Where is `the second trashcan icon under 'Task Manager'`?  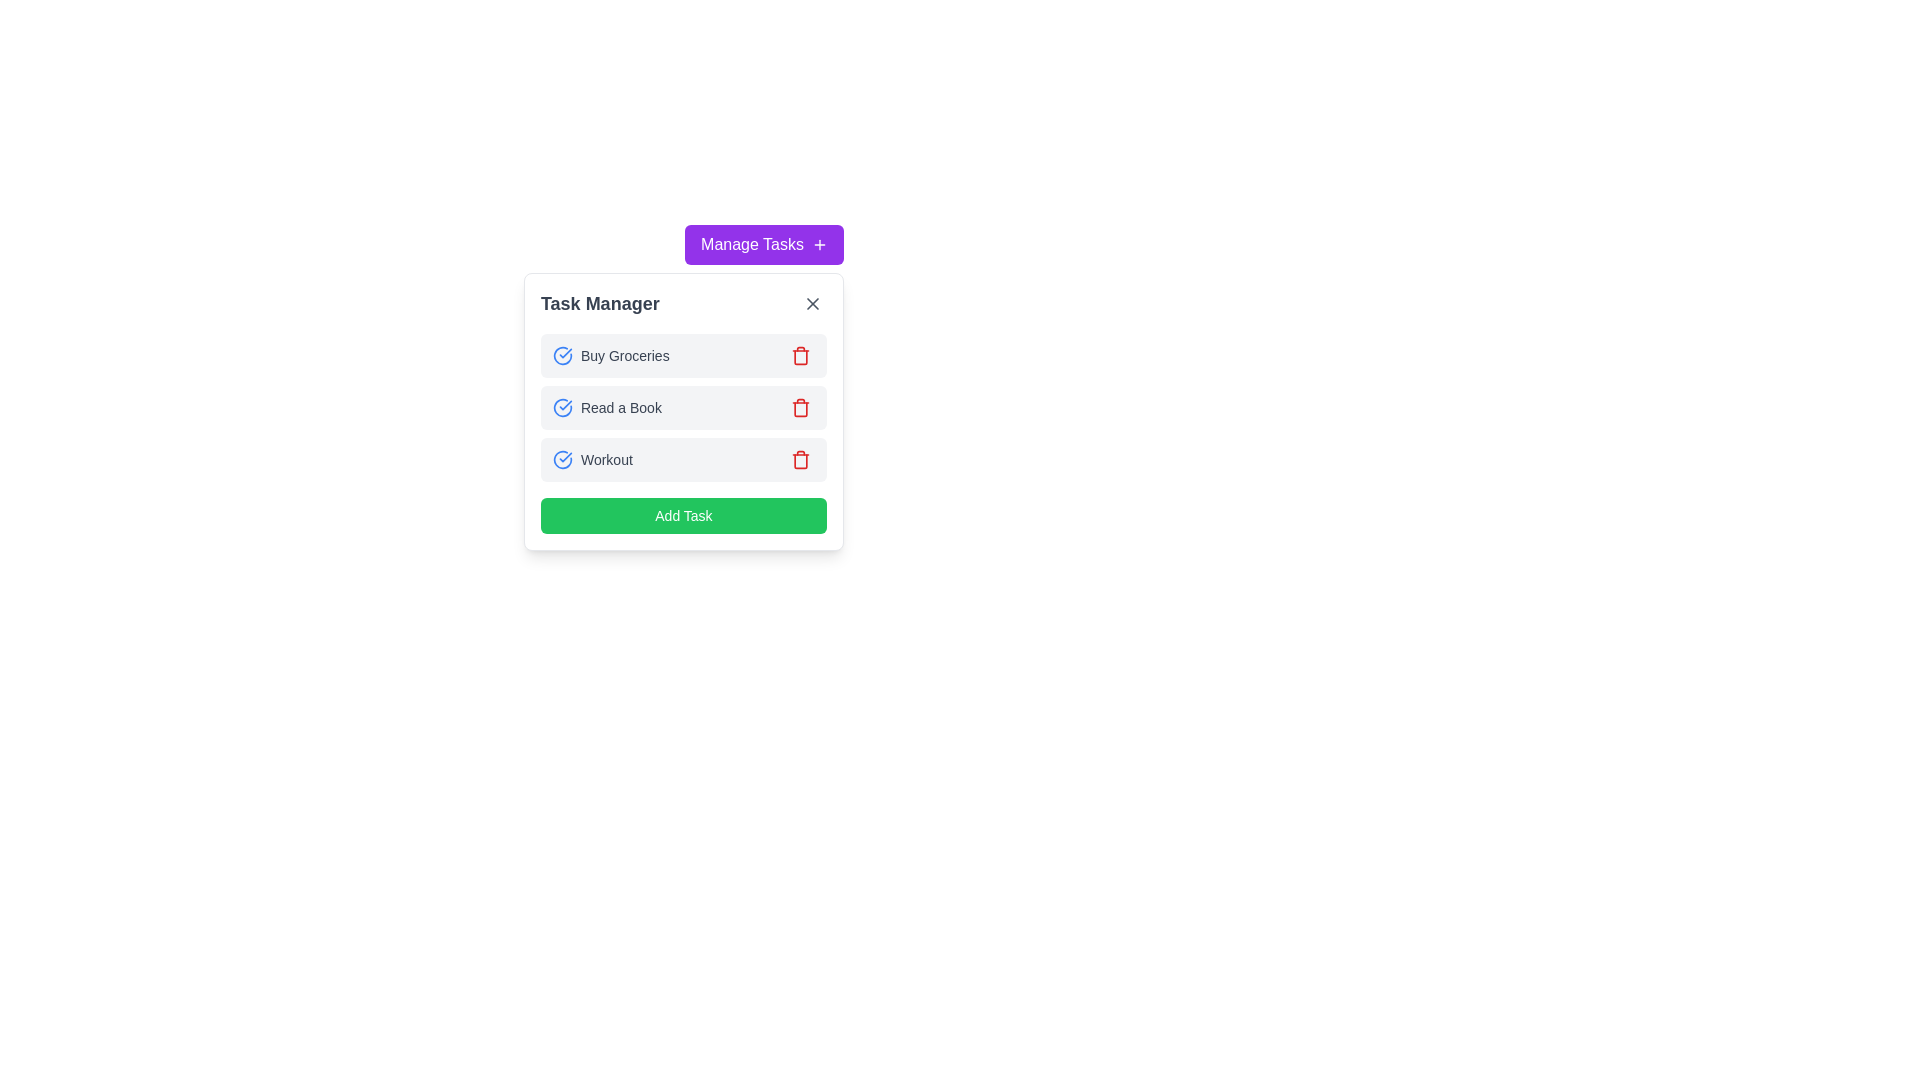
the second trashcan icon under 'Task Manager' is located at coordinates (801, 407).